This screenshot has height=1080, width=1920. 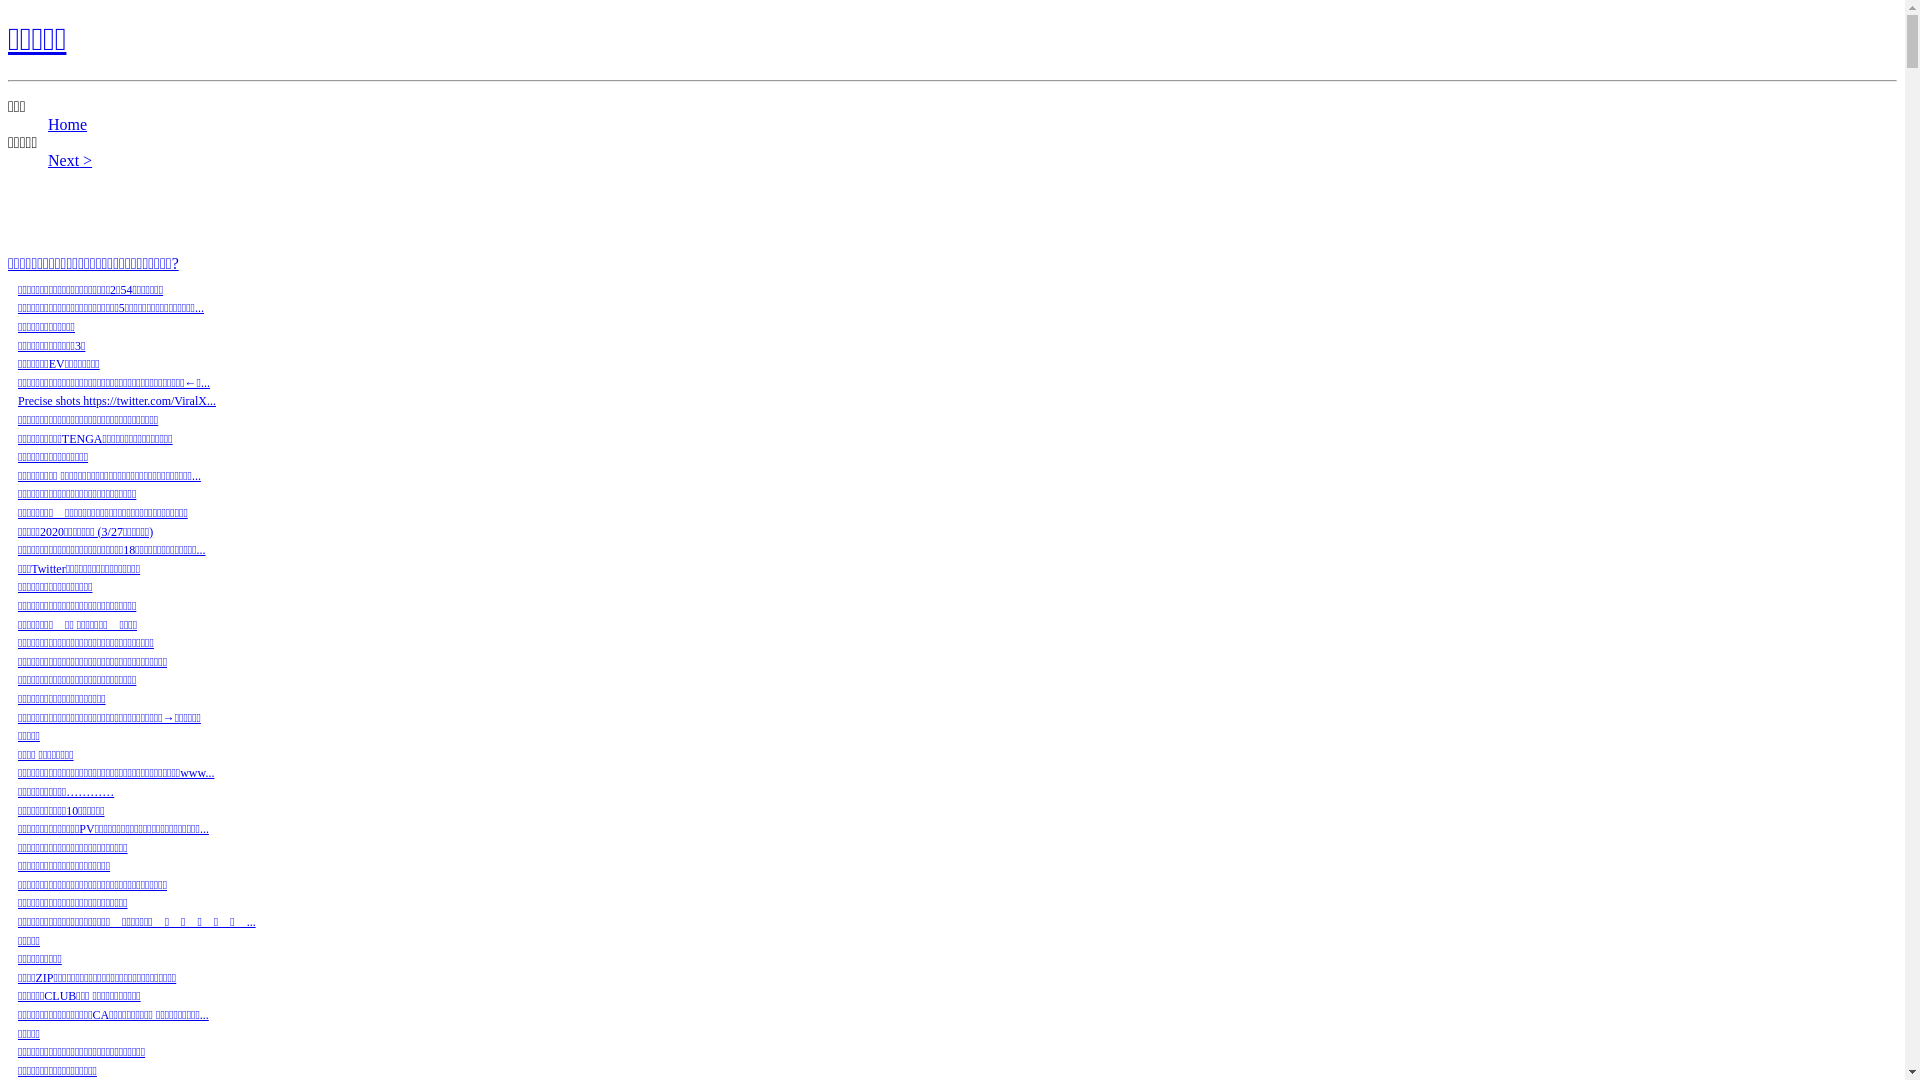 What do you see at coordinates (67, 124) in the screenshot?
I see `'Home'` at bounding box center [67, 124].